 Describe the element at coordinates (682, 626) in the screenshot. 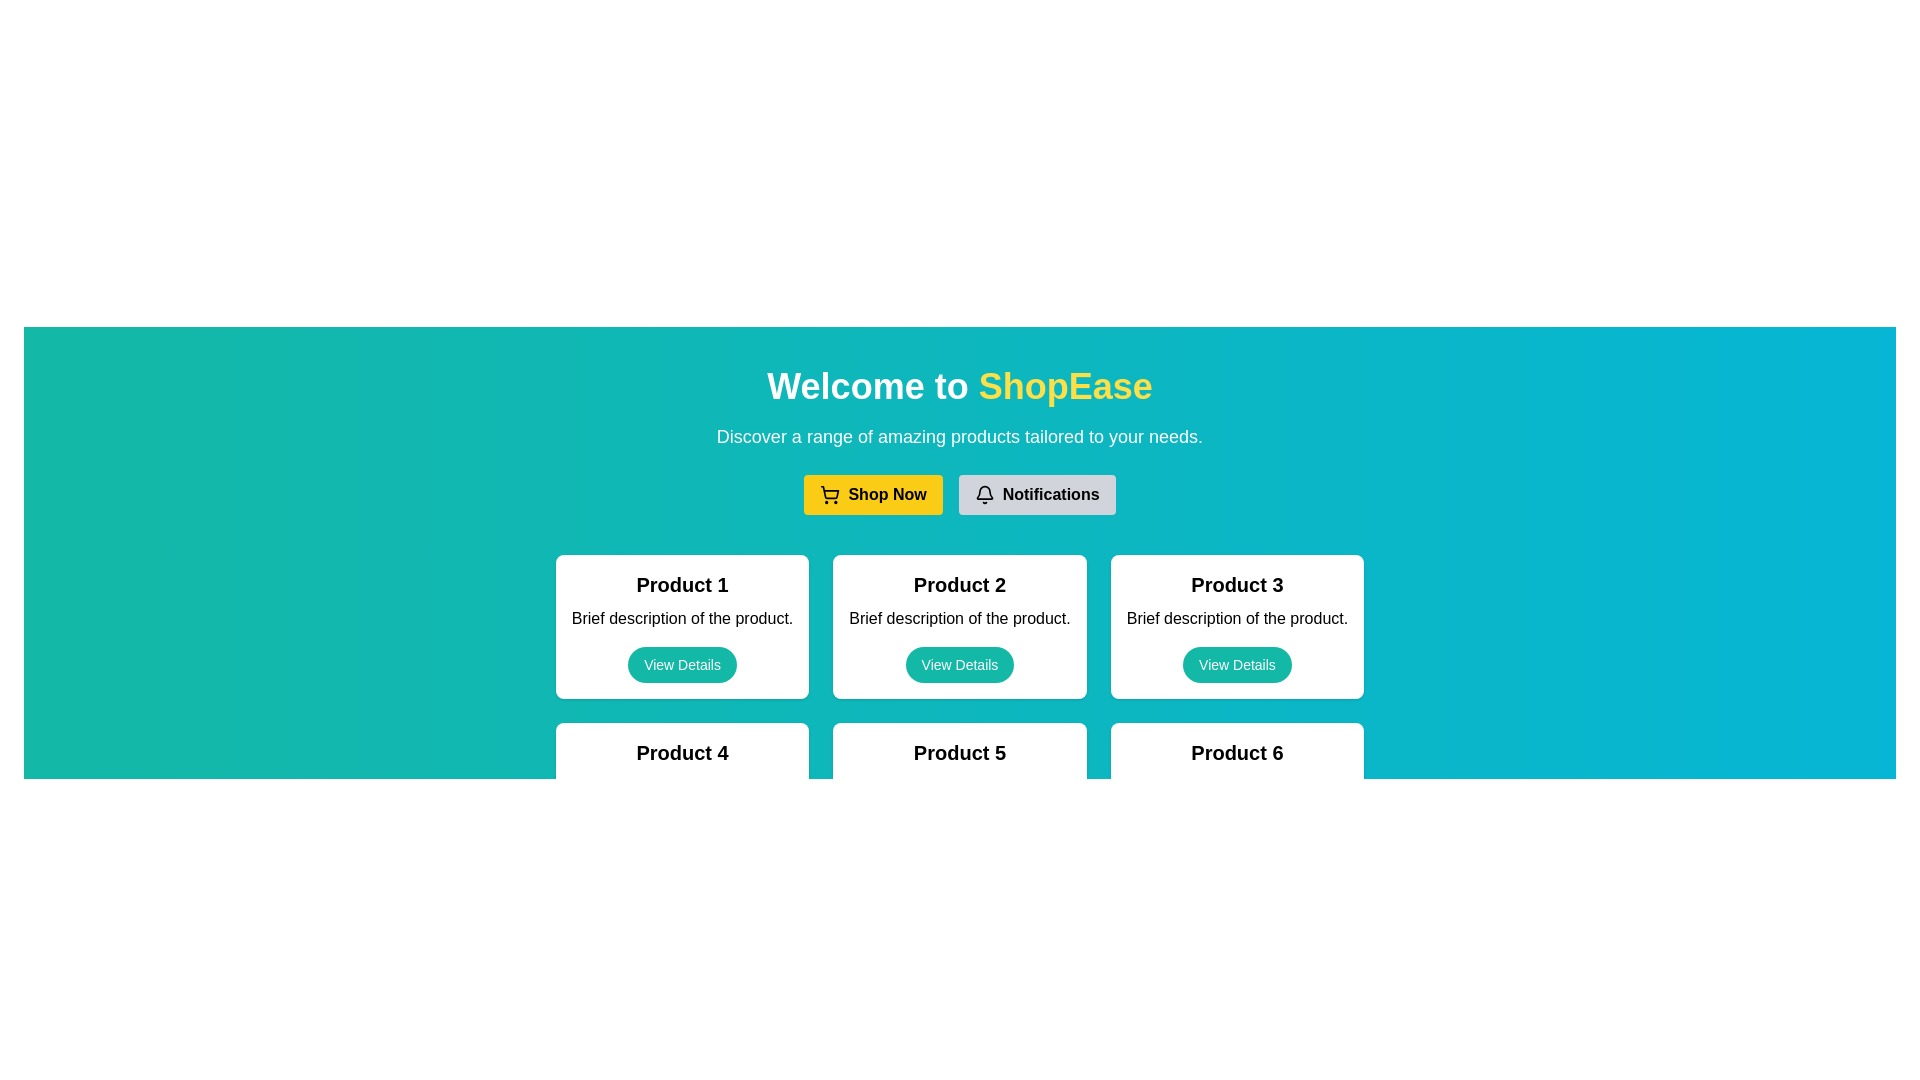

I see `the product overview card located in the top left of the grid display` at that location.